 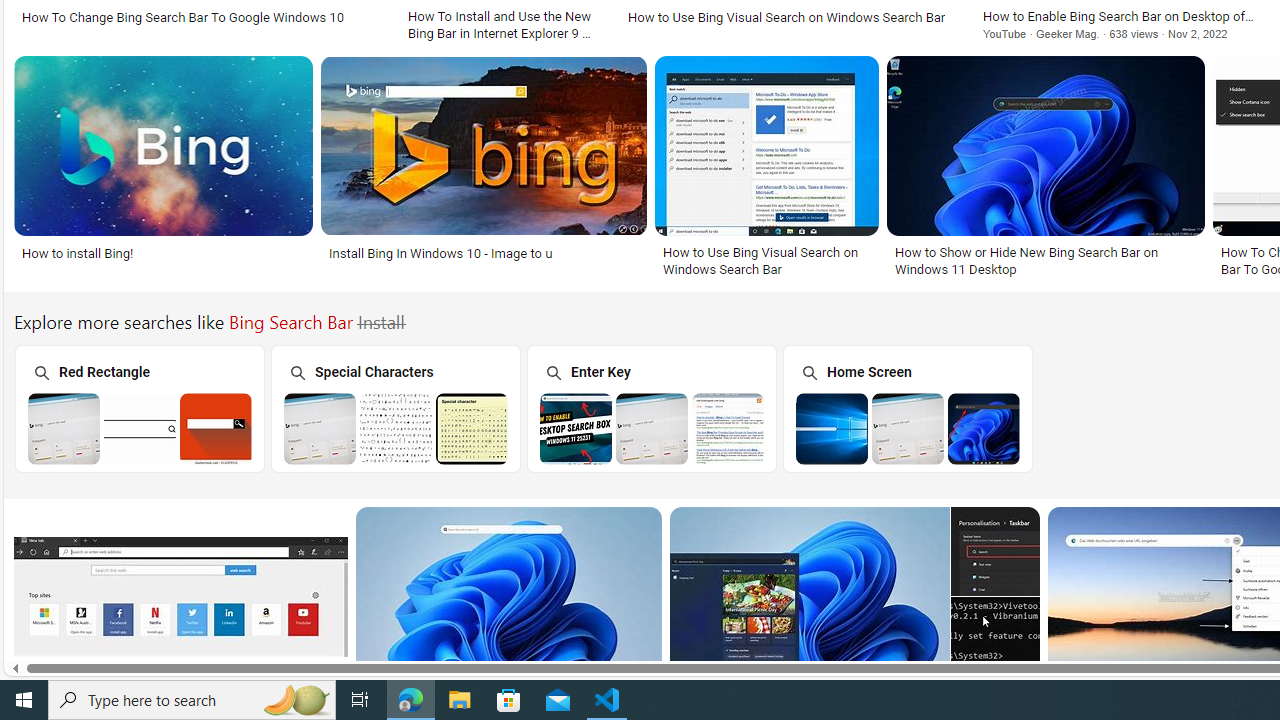 I want to click on 'Bing Search Bar Enter Key Enter Key', so click(x=651, y=407).